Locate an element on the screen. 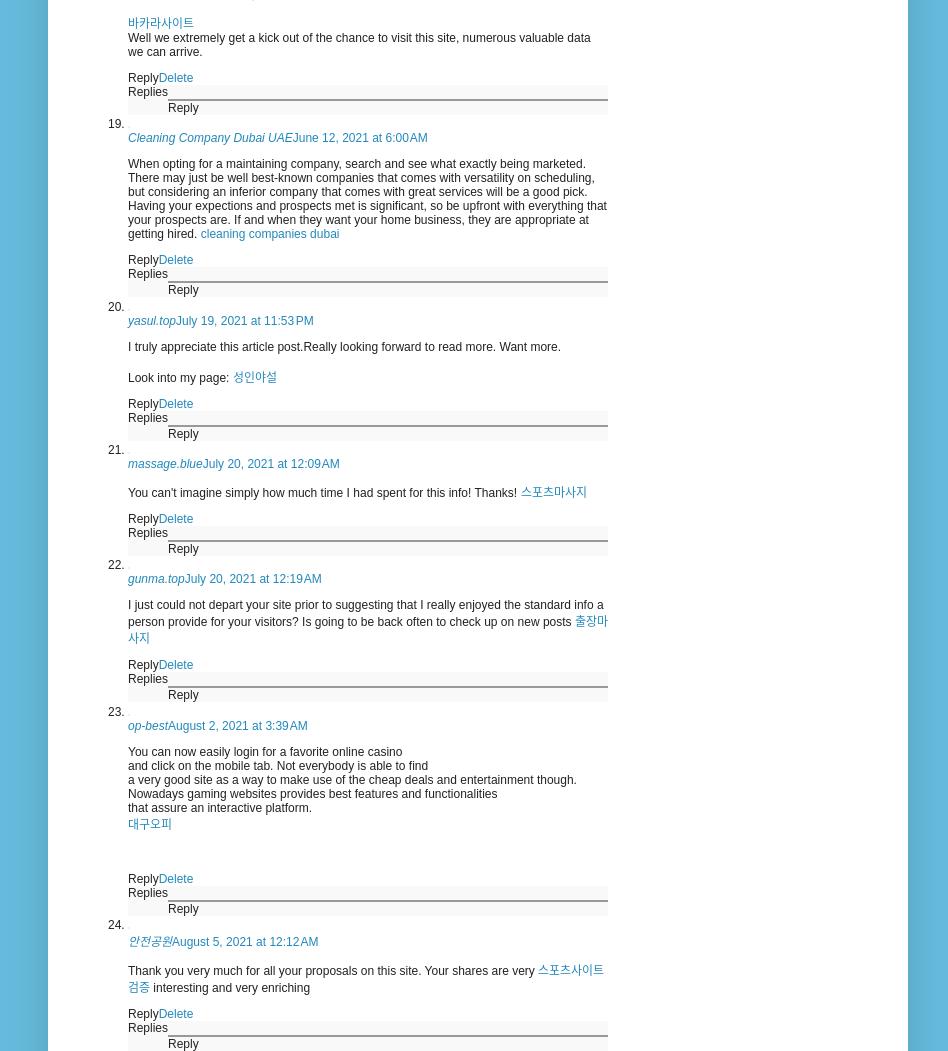 This screenshot has height=1051, width=948. 'August 2, 2021 at 3:39 AM' is located at coordinates (237, 723).